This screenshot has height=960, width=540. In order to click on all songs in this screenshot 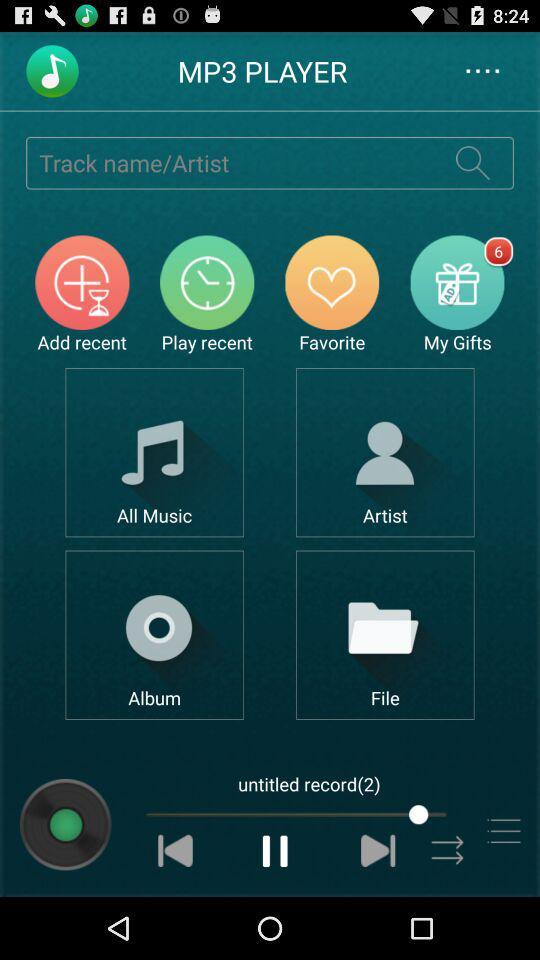, I will do `click(153, 452)`.